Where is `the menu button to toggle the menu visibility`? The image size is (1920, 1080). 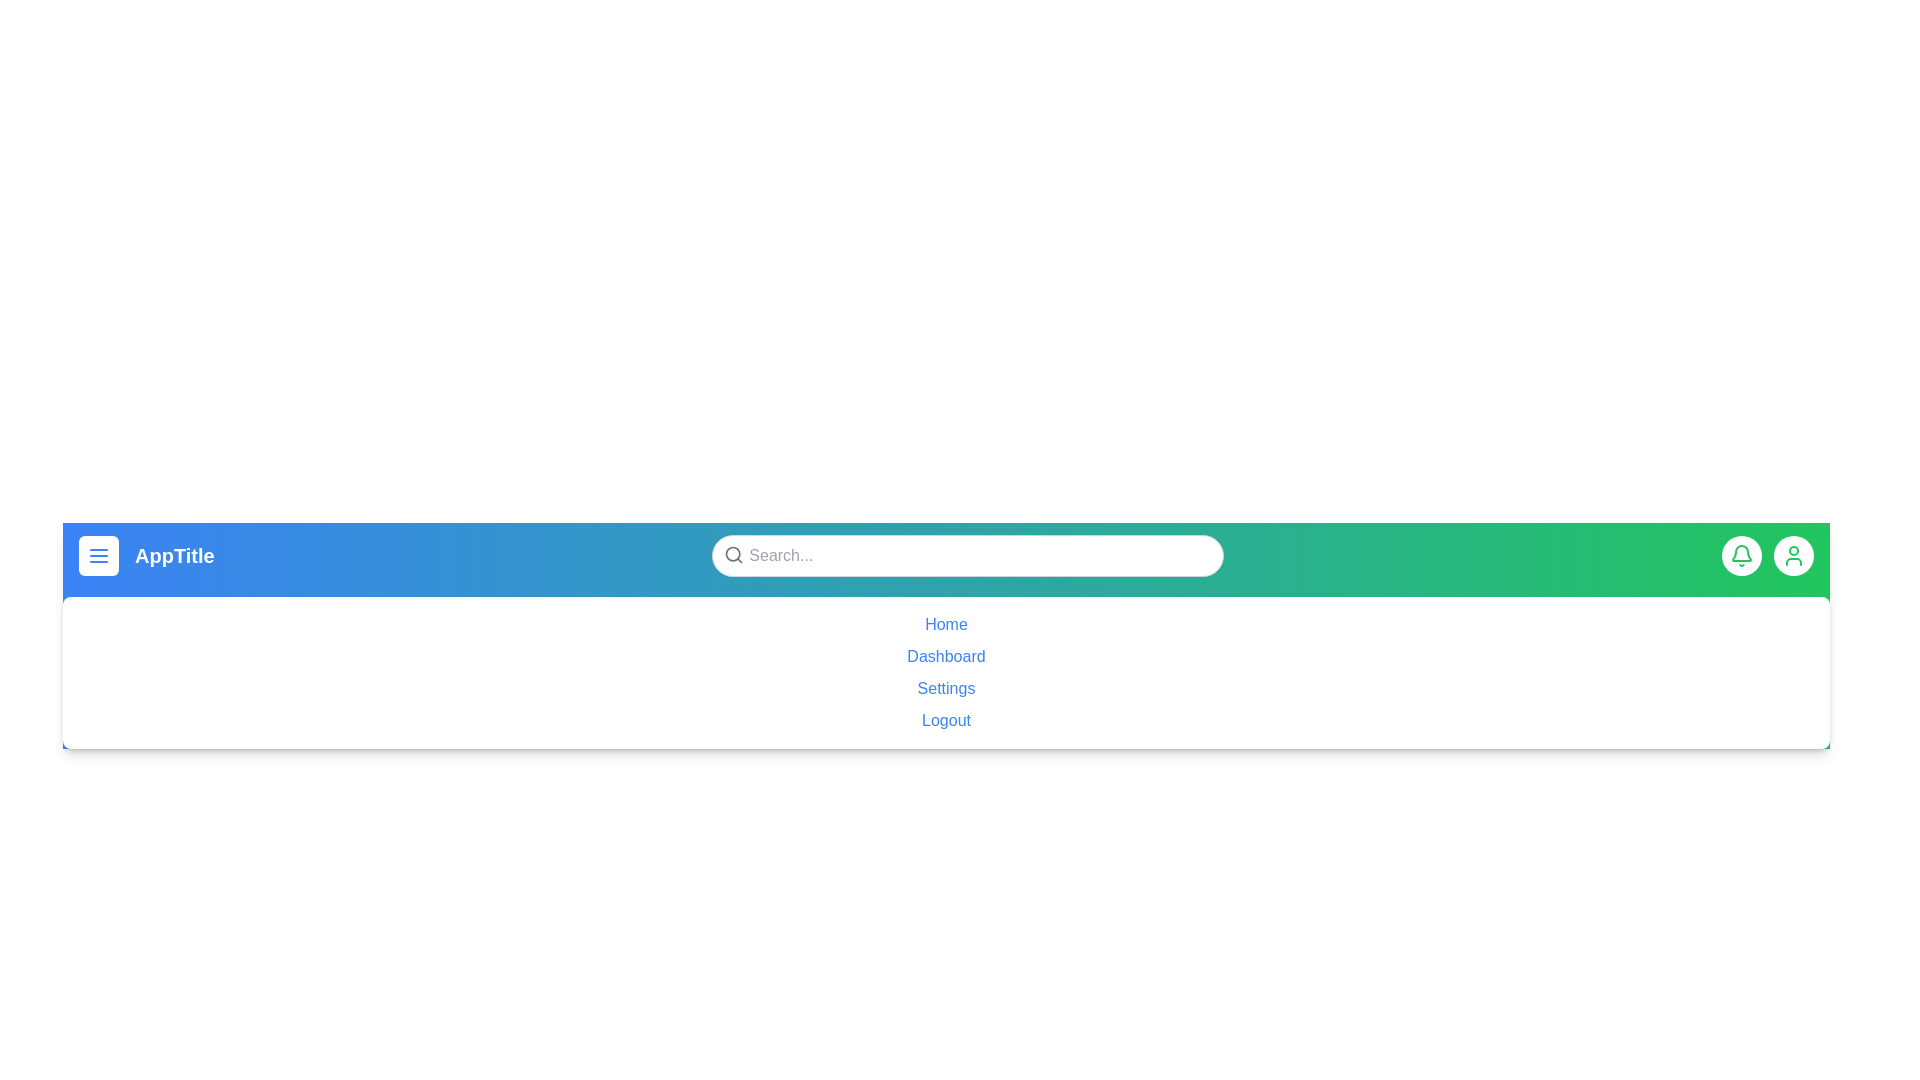
the menu button to toggle the menu visibility is located at coordinates (98, 555).